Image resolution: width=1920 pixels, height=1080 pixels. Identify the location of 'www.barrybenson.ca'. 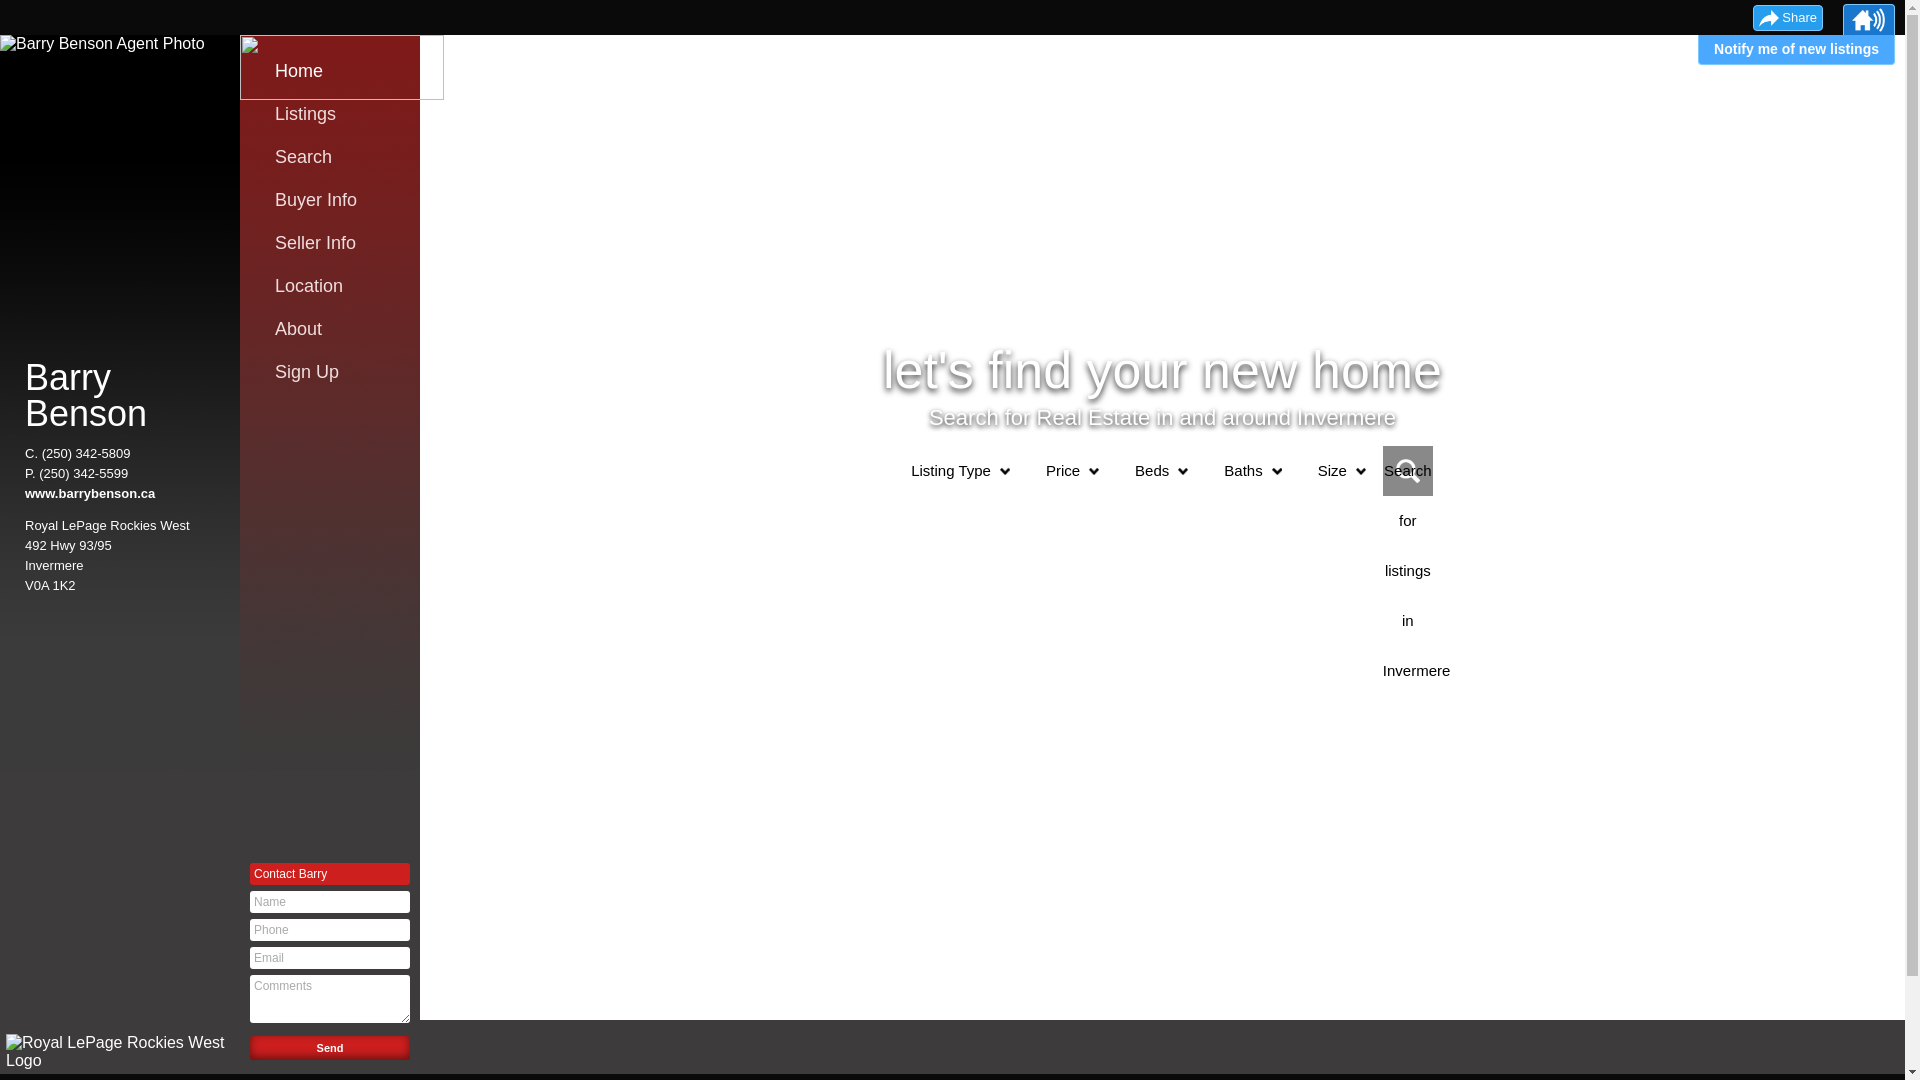
(89, 493).